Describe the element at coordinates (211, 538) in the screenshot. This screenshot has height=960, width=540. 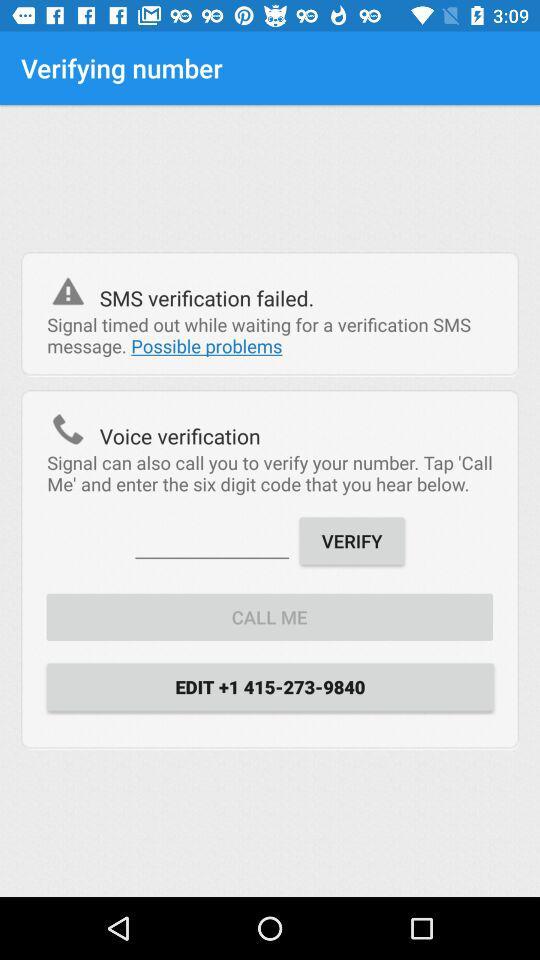
I see `text input` at that location.